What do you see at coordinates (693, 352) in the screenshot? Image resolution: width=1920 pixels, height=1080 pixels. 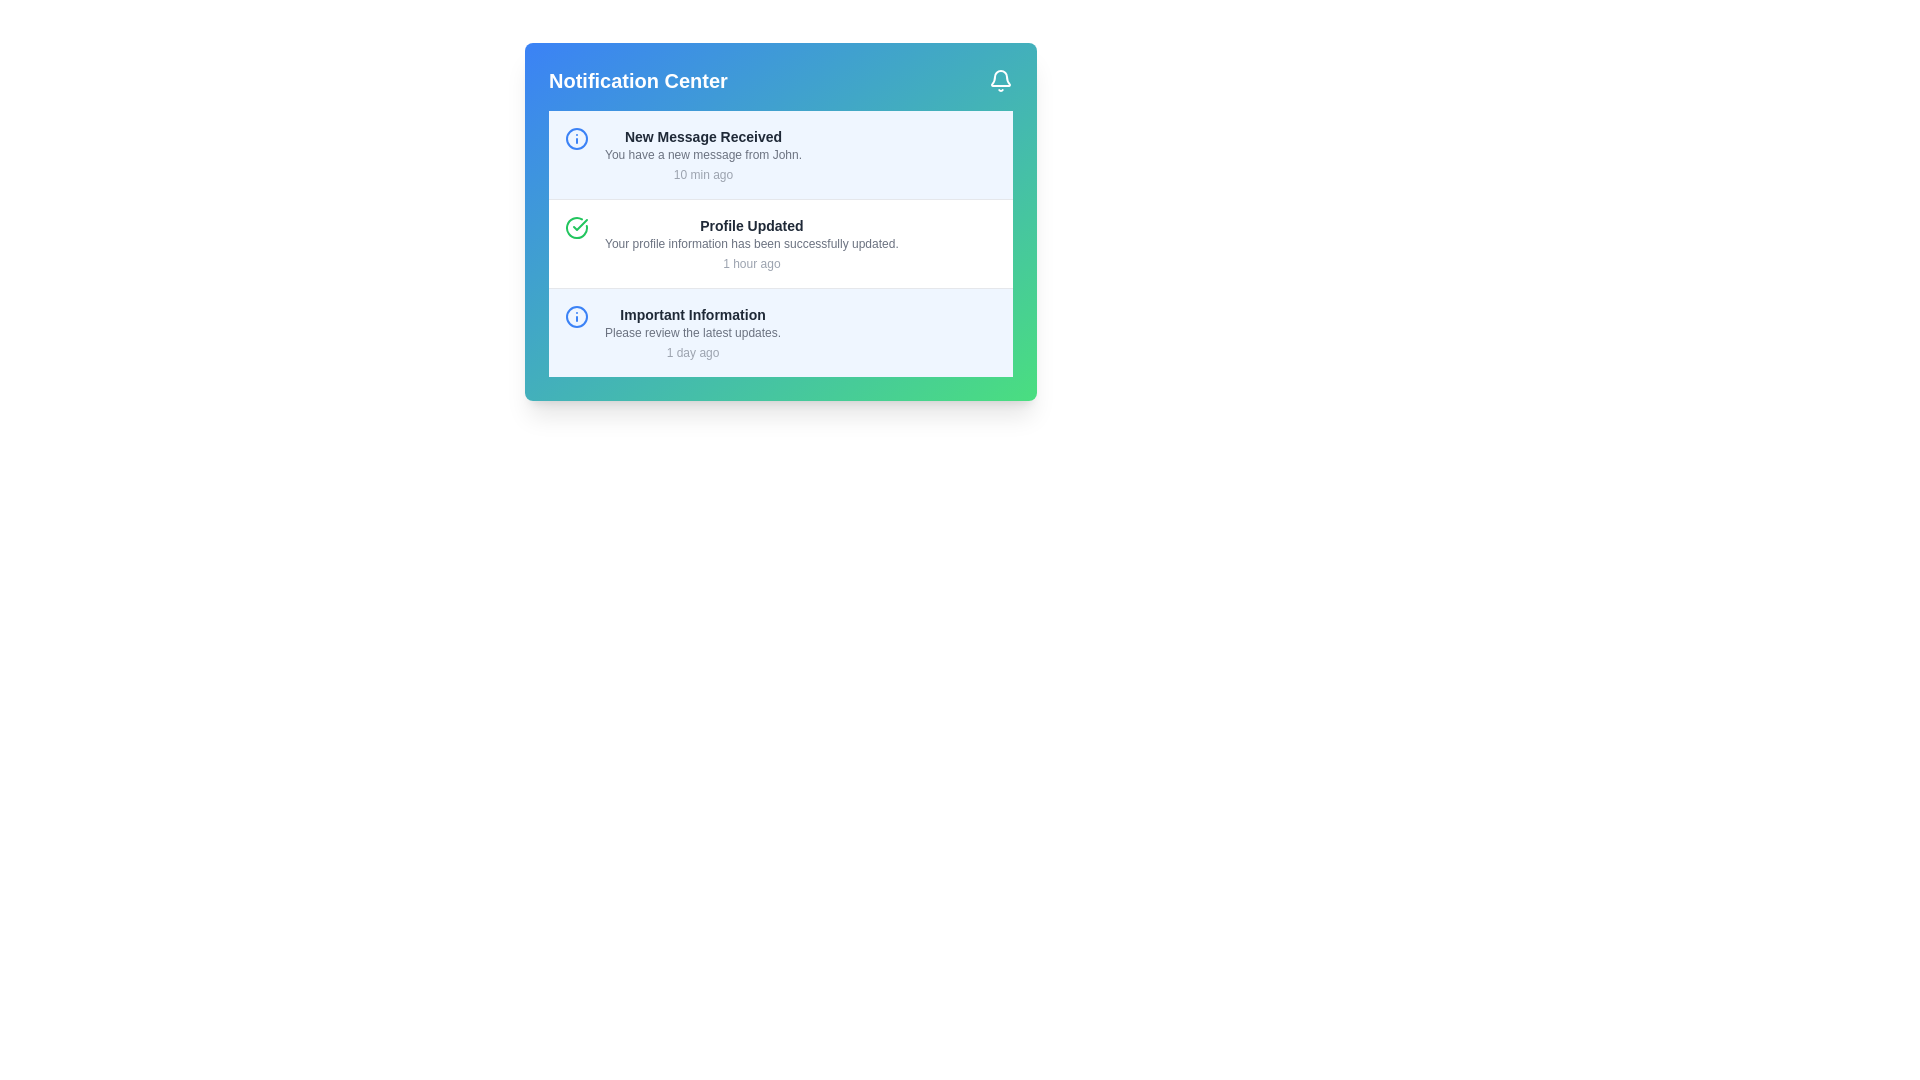 I see `the label indicating the time elapsed since the associated notification was created, located in the 'Important Information' notification box, below the text 'Please review the latest updates'` at bounding box center [693, 352].